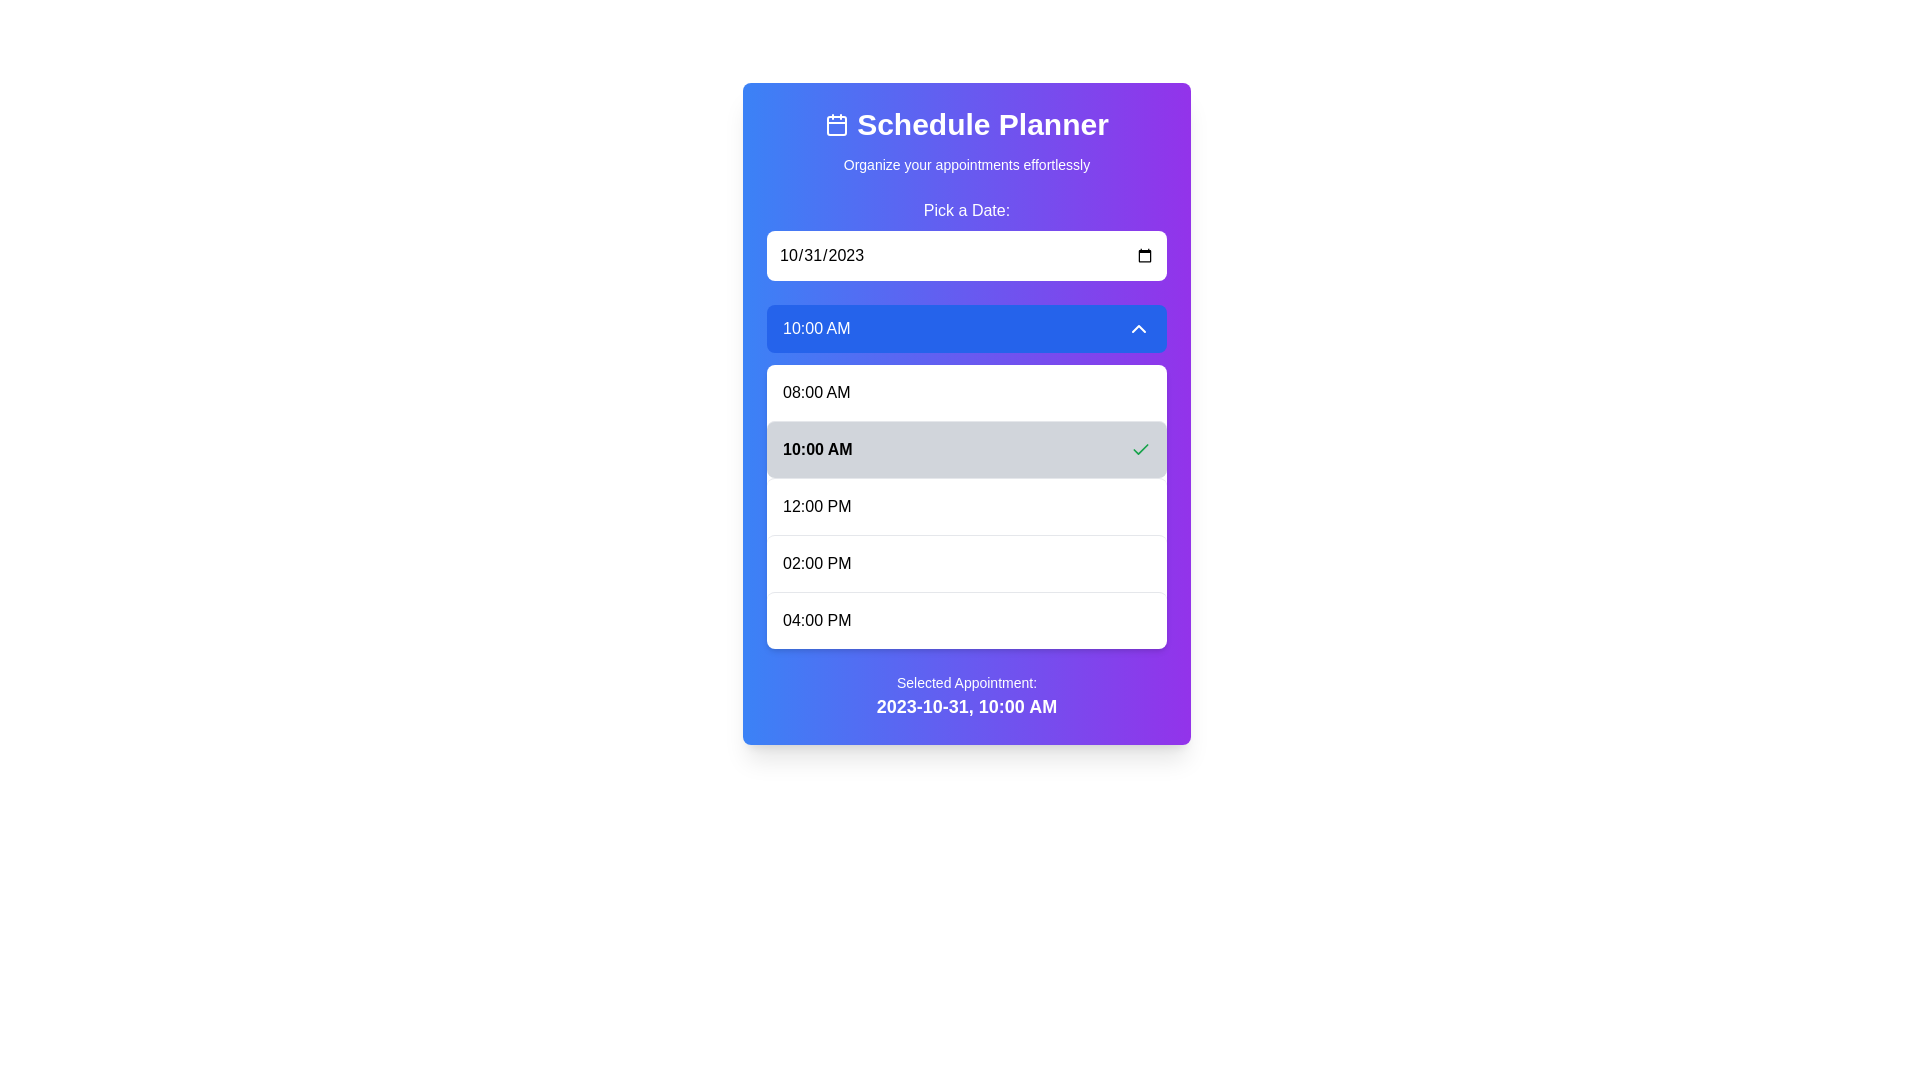 This screenshot has width=1920, height=1080. What do you see at coordinates (966, 211) in the screenshot?
I see `the text label displaying 'Pick a Date:' which is styled with a medium font weight and located at the top of the interface, just above the date input field` at bounding box center [966, 211].